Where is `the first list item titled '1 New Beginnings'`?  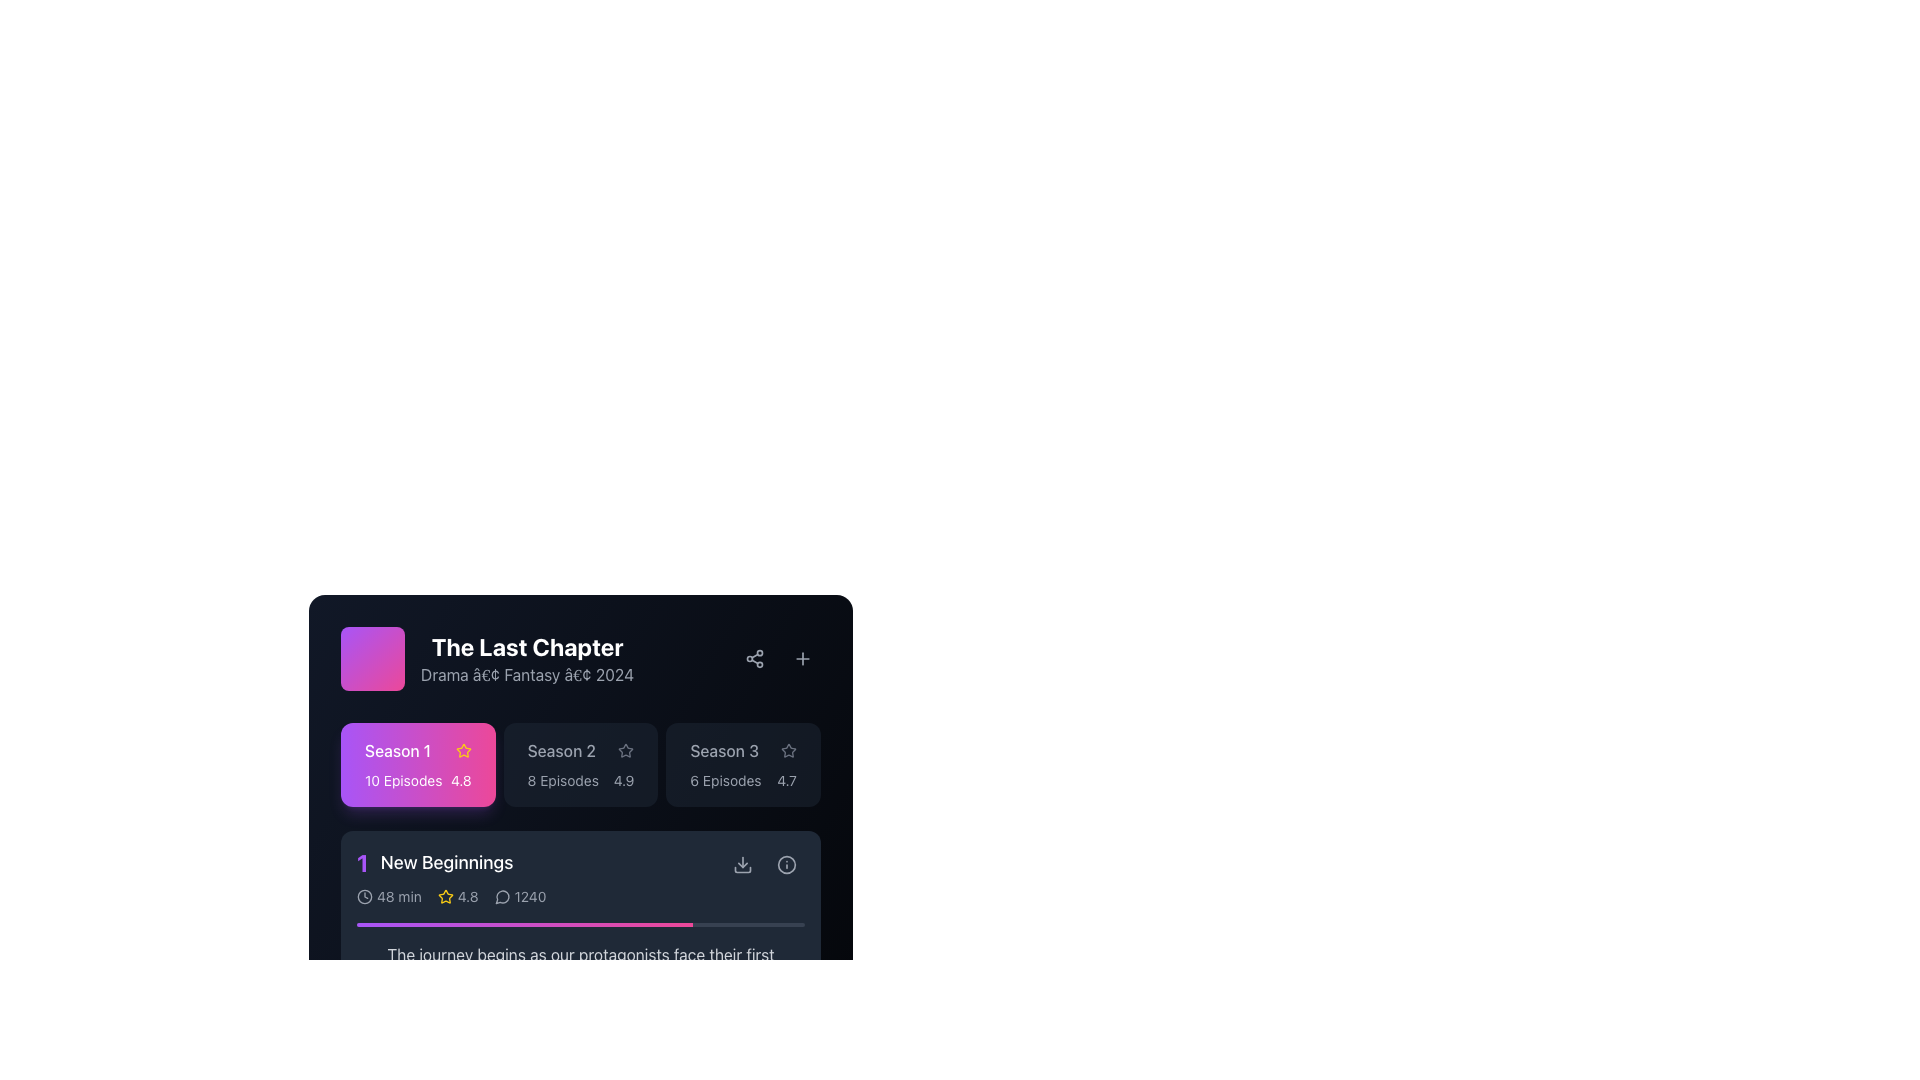
the first list item titled '1 New Beginnings' is located at coordinates (579, 875).